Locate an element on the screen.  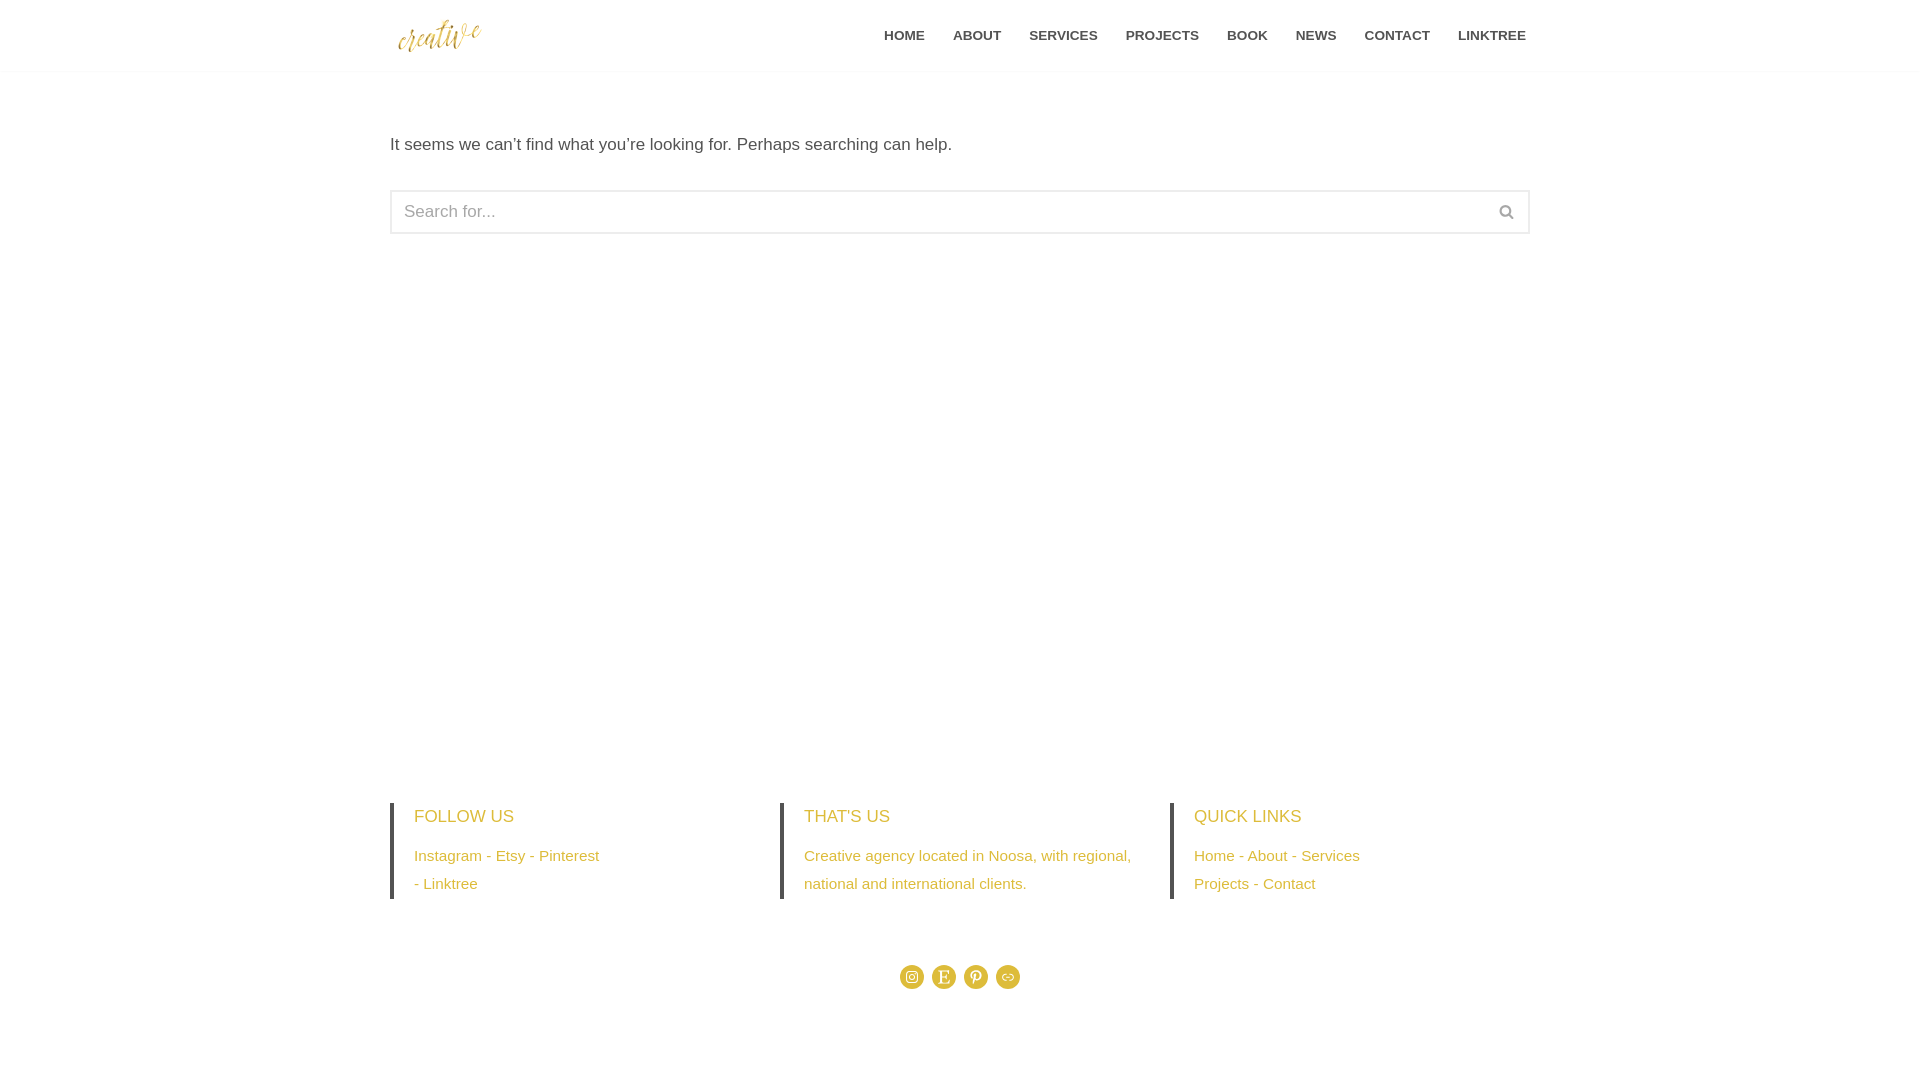
'CONTACT' is located at coordinates (1363, 35).